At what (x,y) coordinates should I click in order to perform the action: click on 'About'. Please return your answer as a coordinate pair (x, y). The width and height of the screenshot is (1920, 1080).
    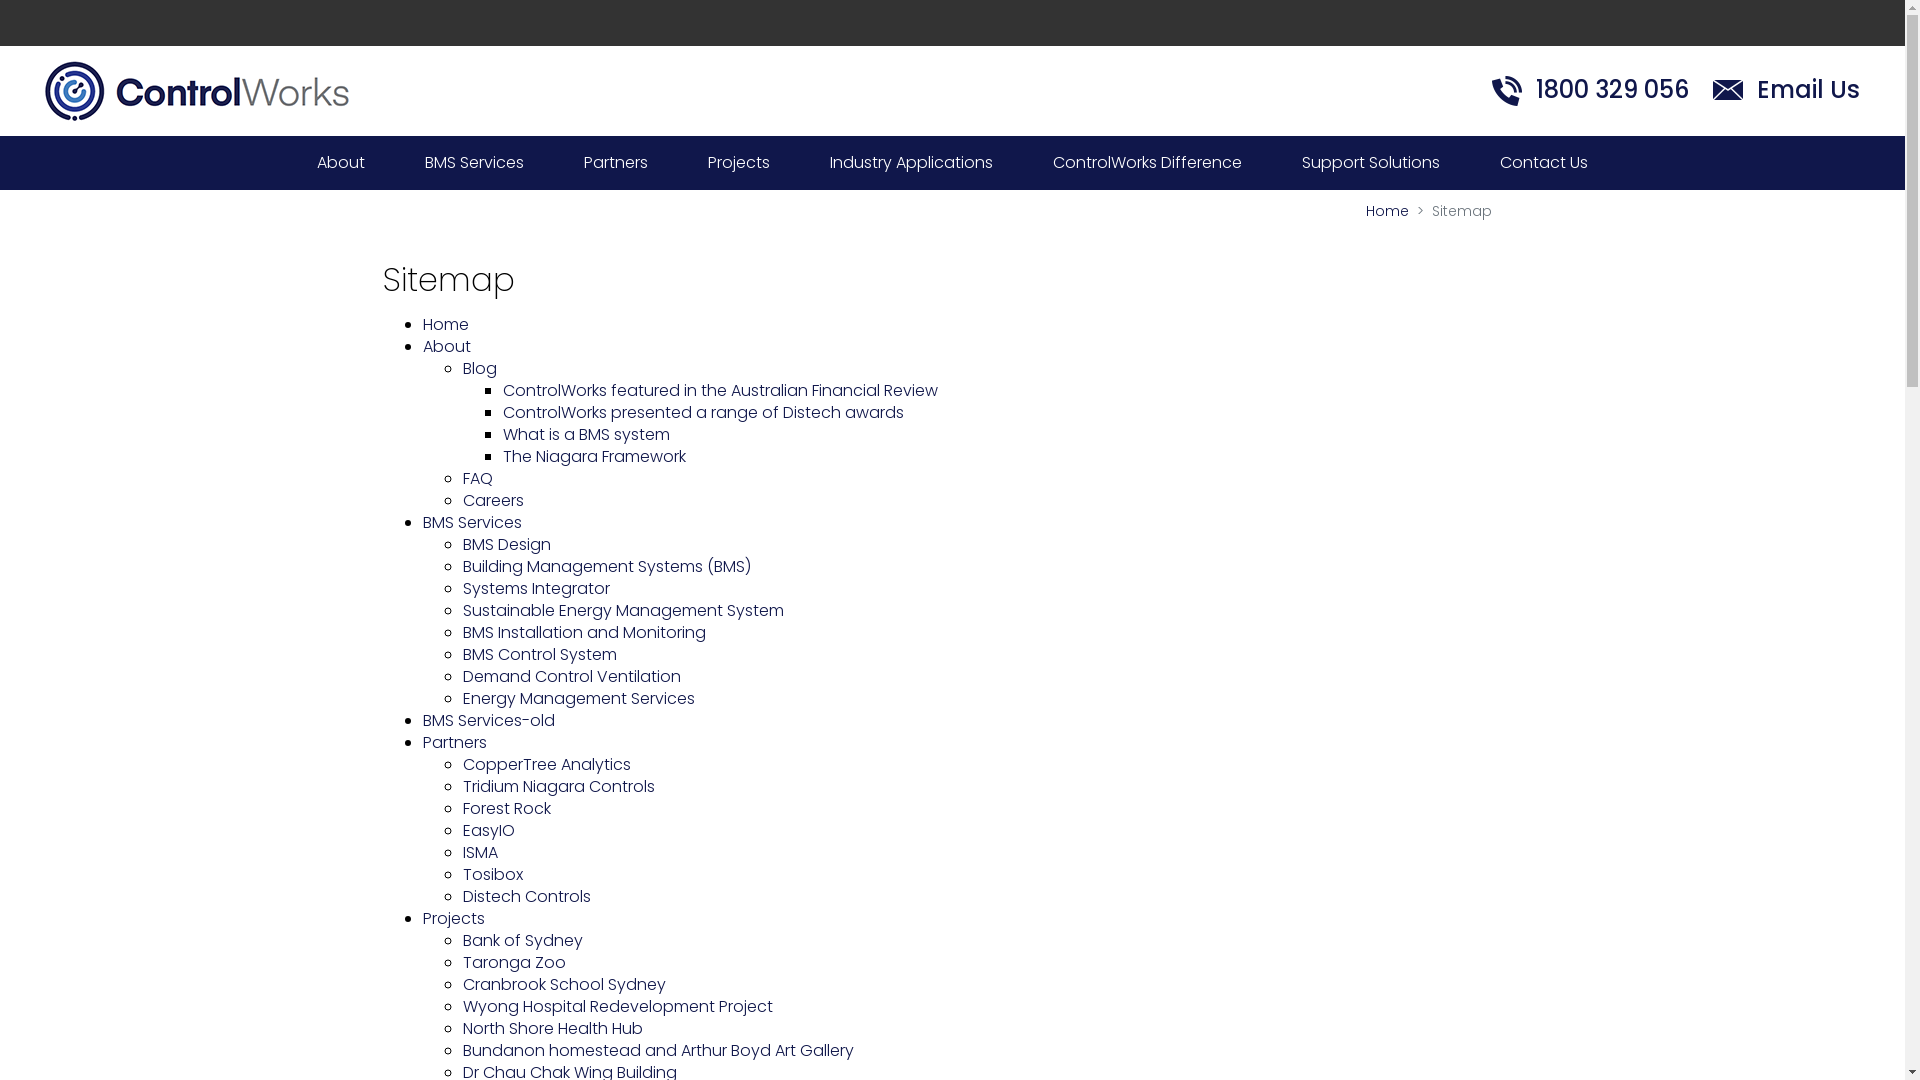
    Looking at the image, I should click on (340, 161).